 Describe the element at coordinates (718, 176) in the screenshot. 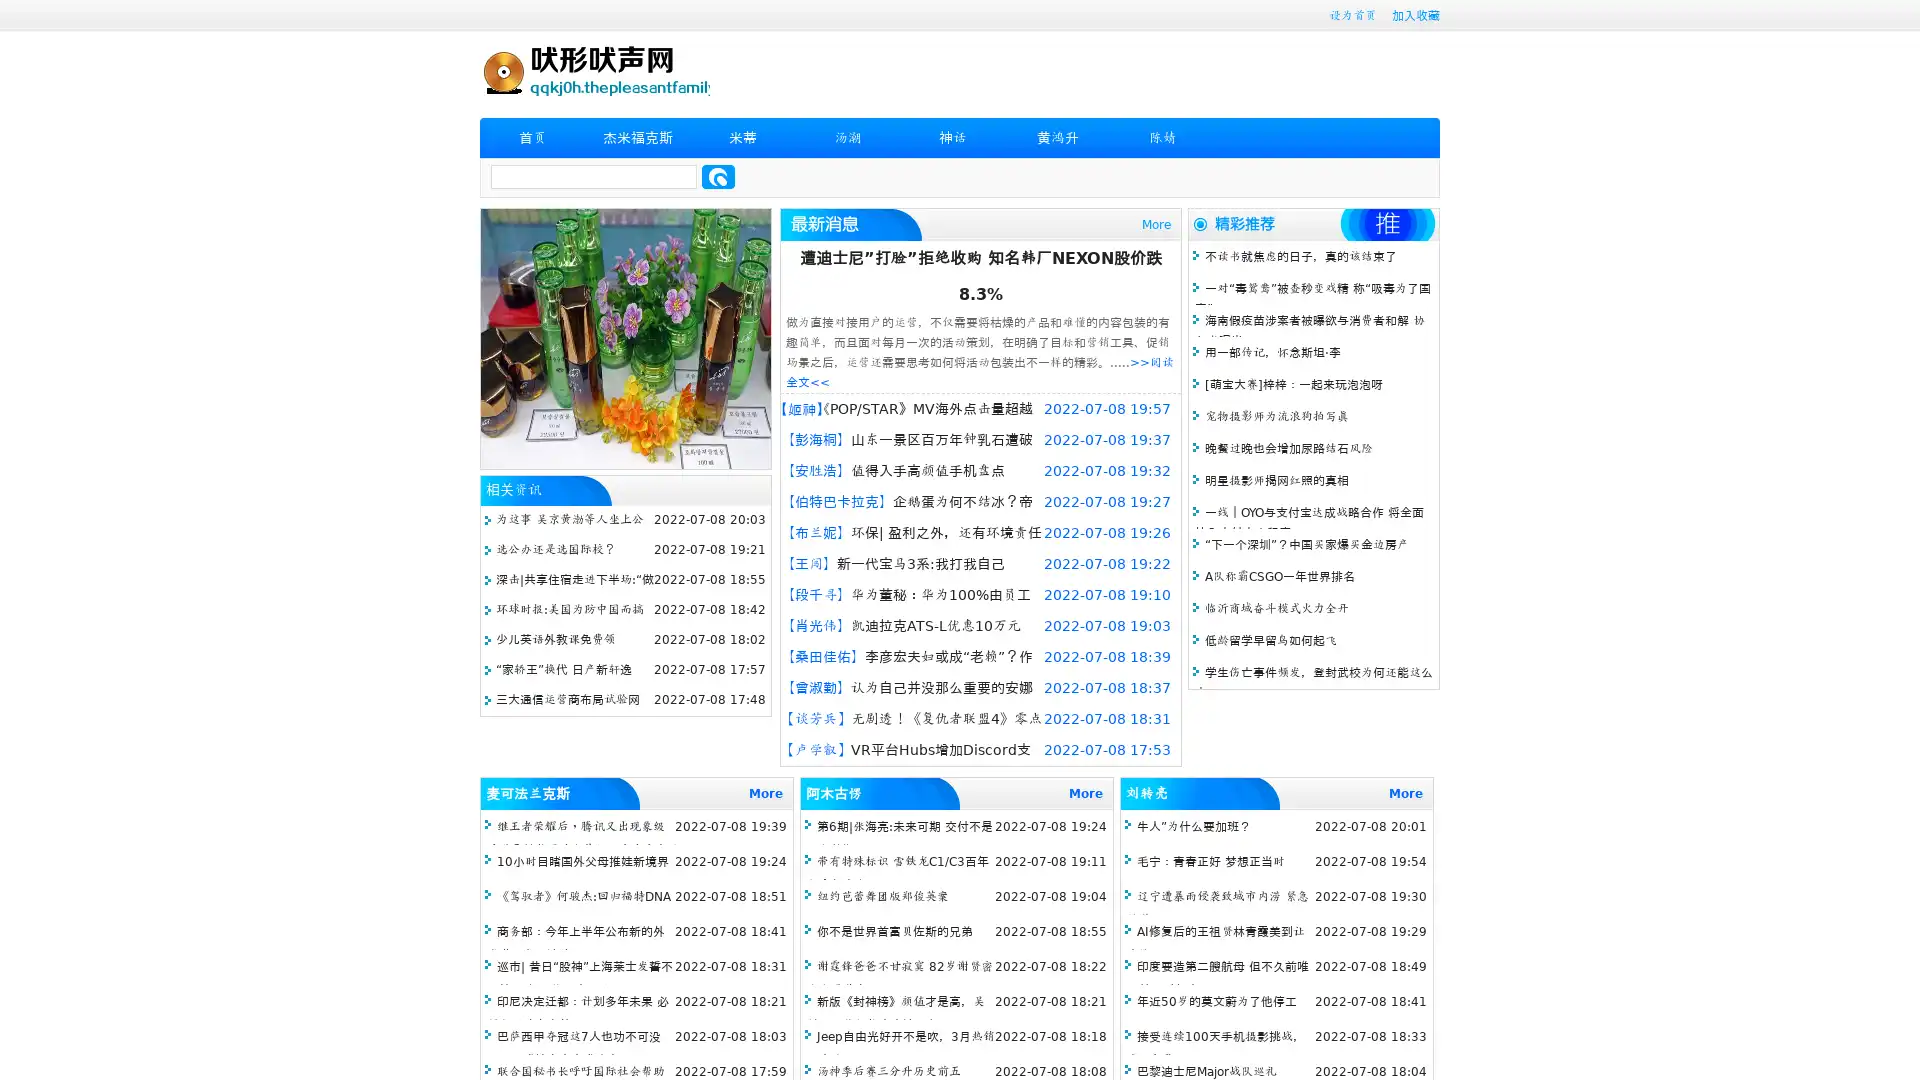

I see `Search` at that location.